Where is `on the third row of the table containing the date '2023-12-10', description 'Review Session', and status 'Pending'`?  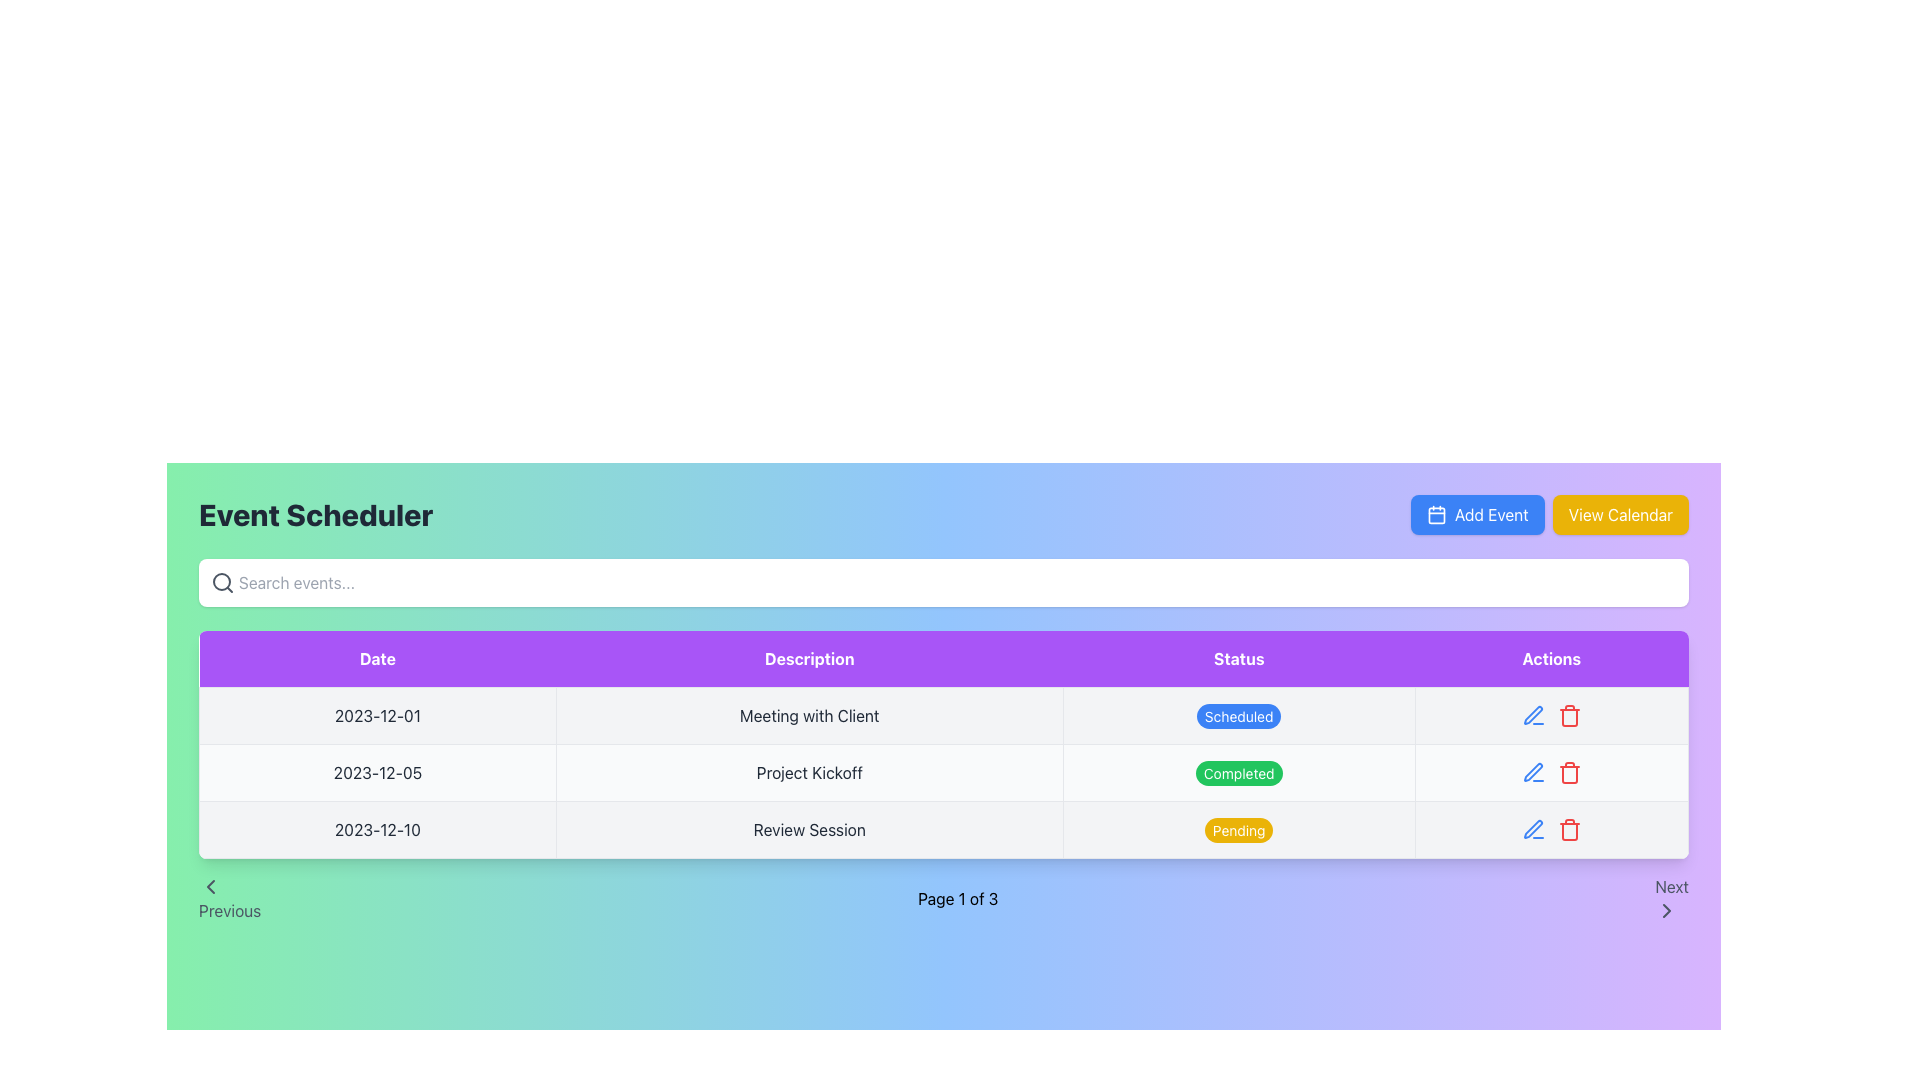
on the third row of the table containing the date '2023-12-10', description 'Review Session', and status 'Pending' is located at coordinates (943, 829).